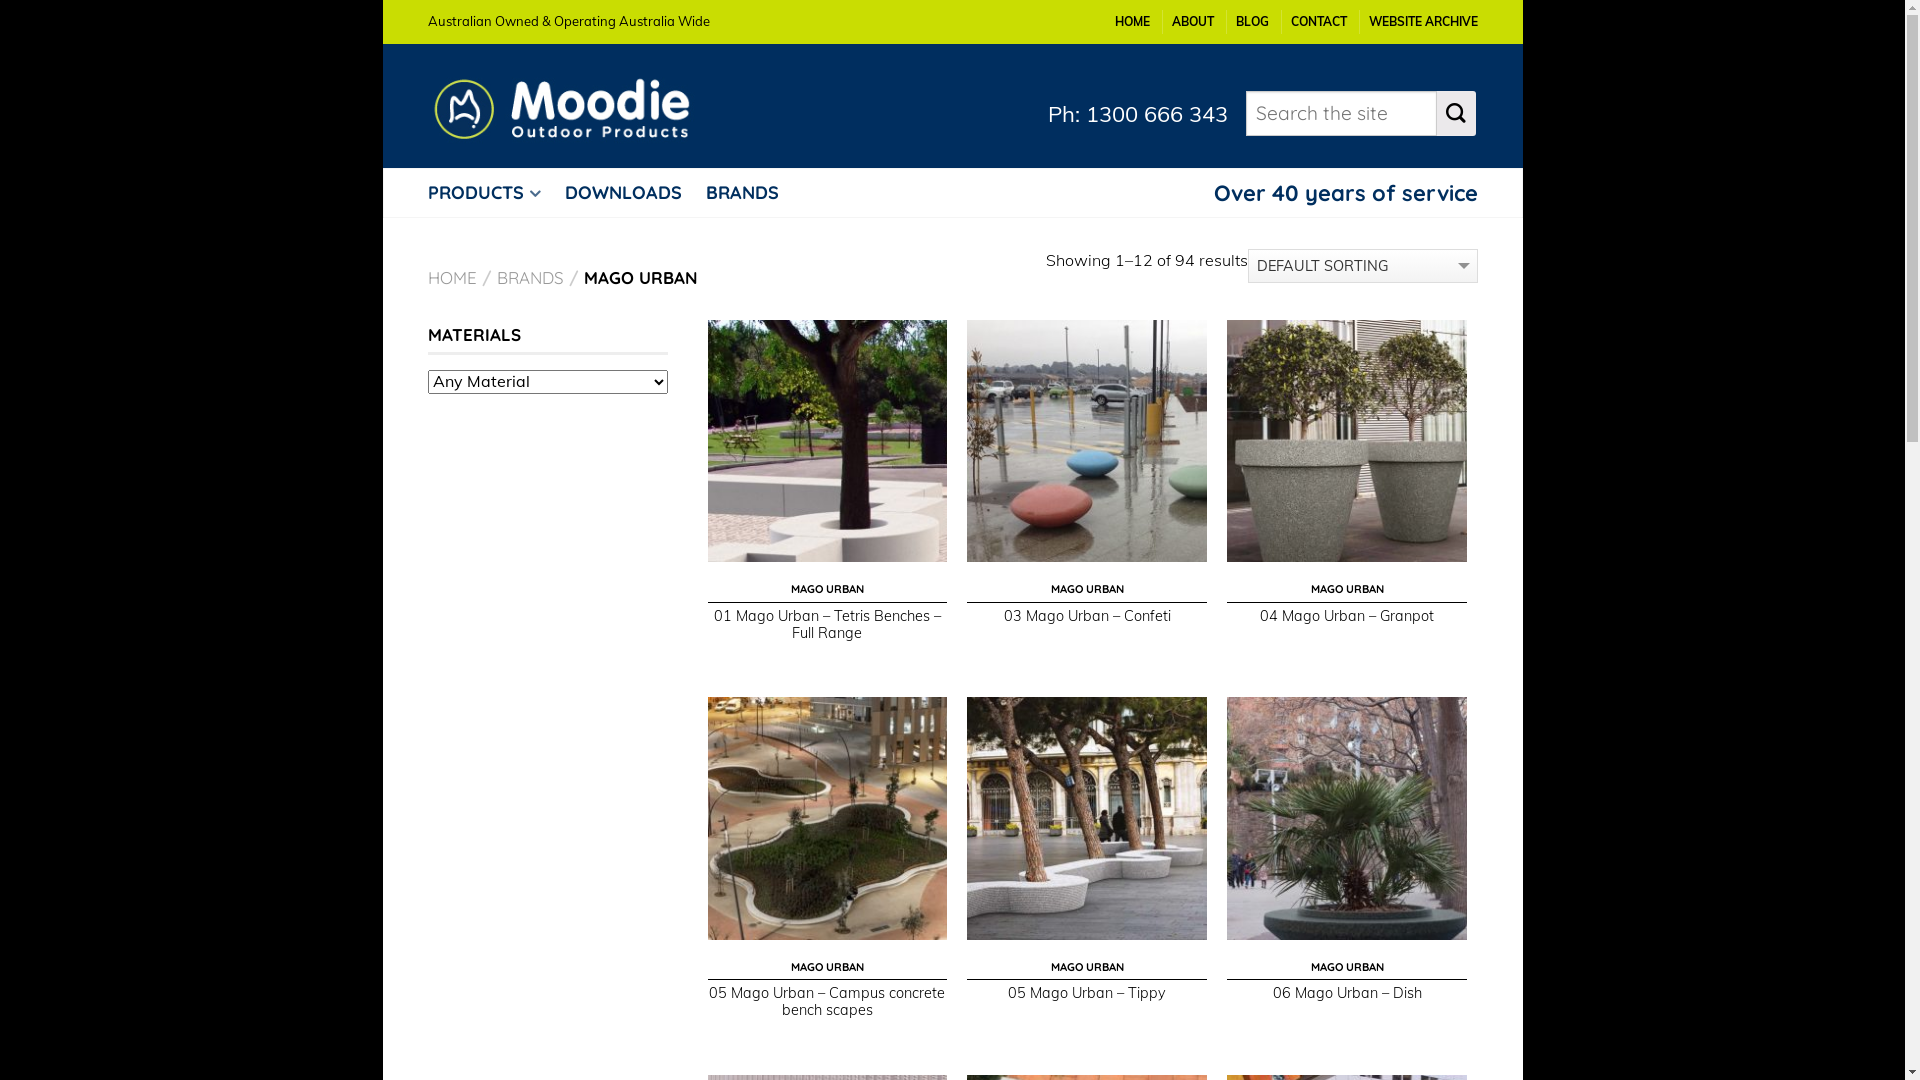 The width and height of the screenshot is (1920, 1080). I want to click on 'BRANDS', so click(751, 192).